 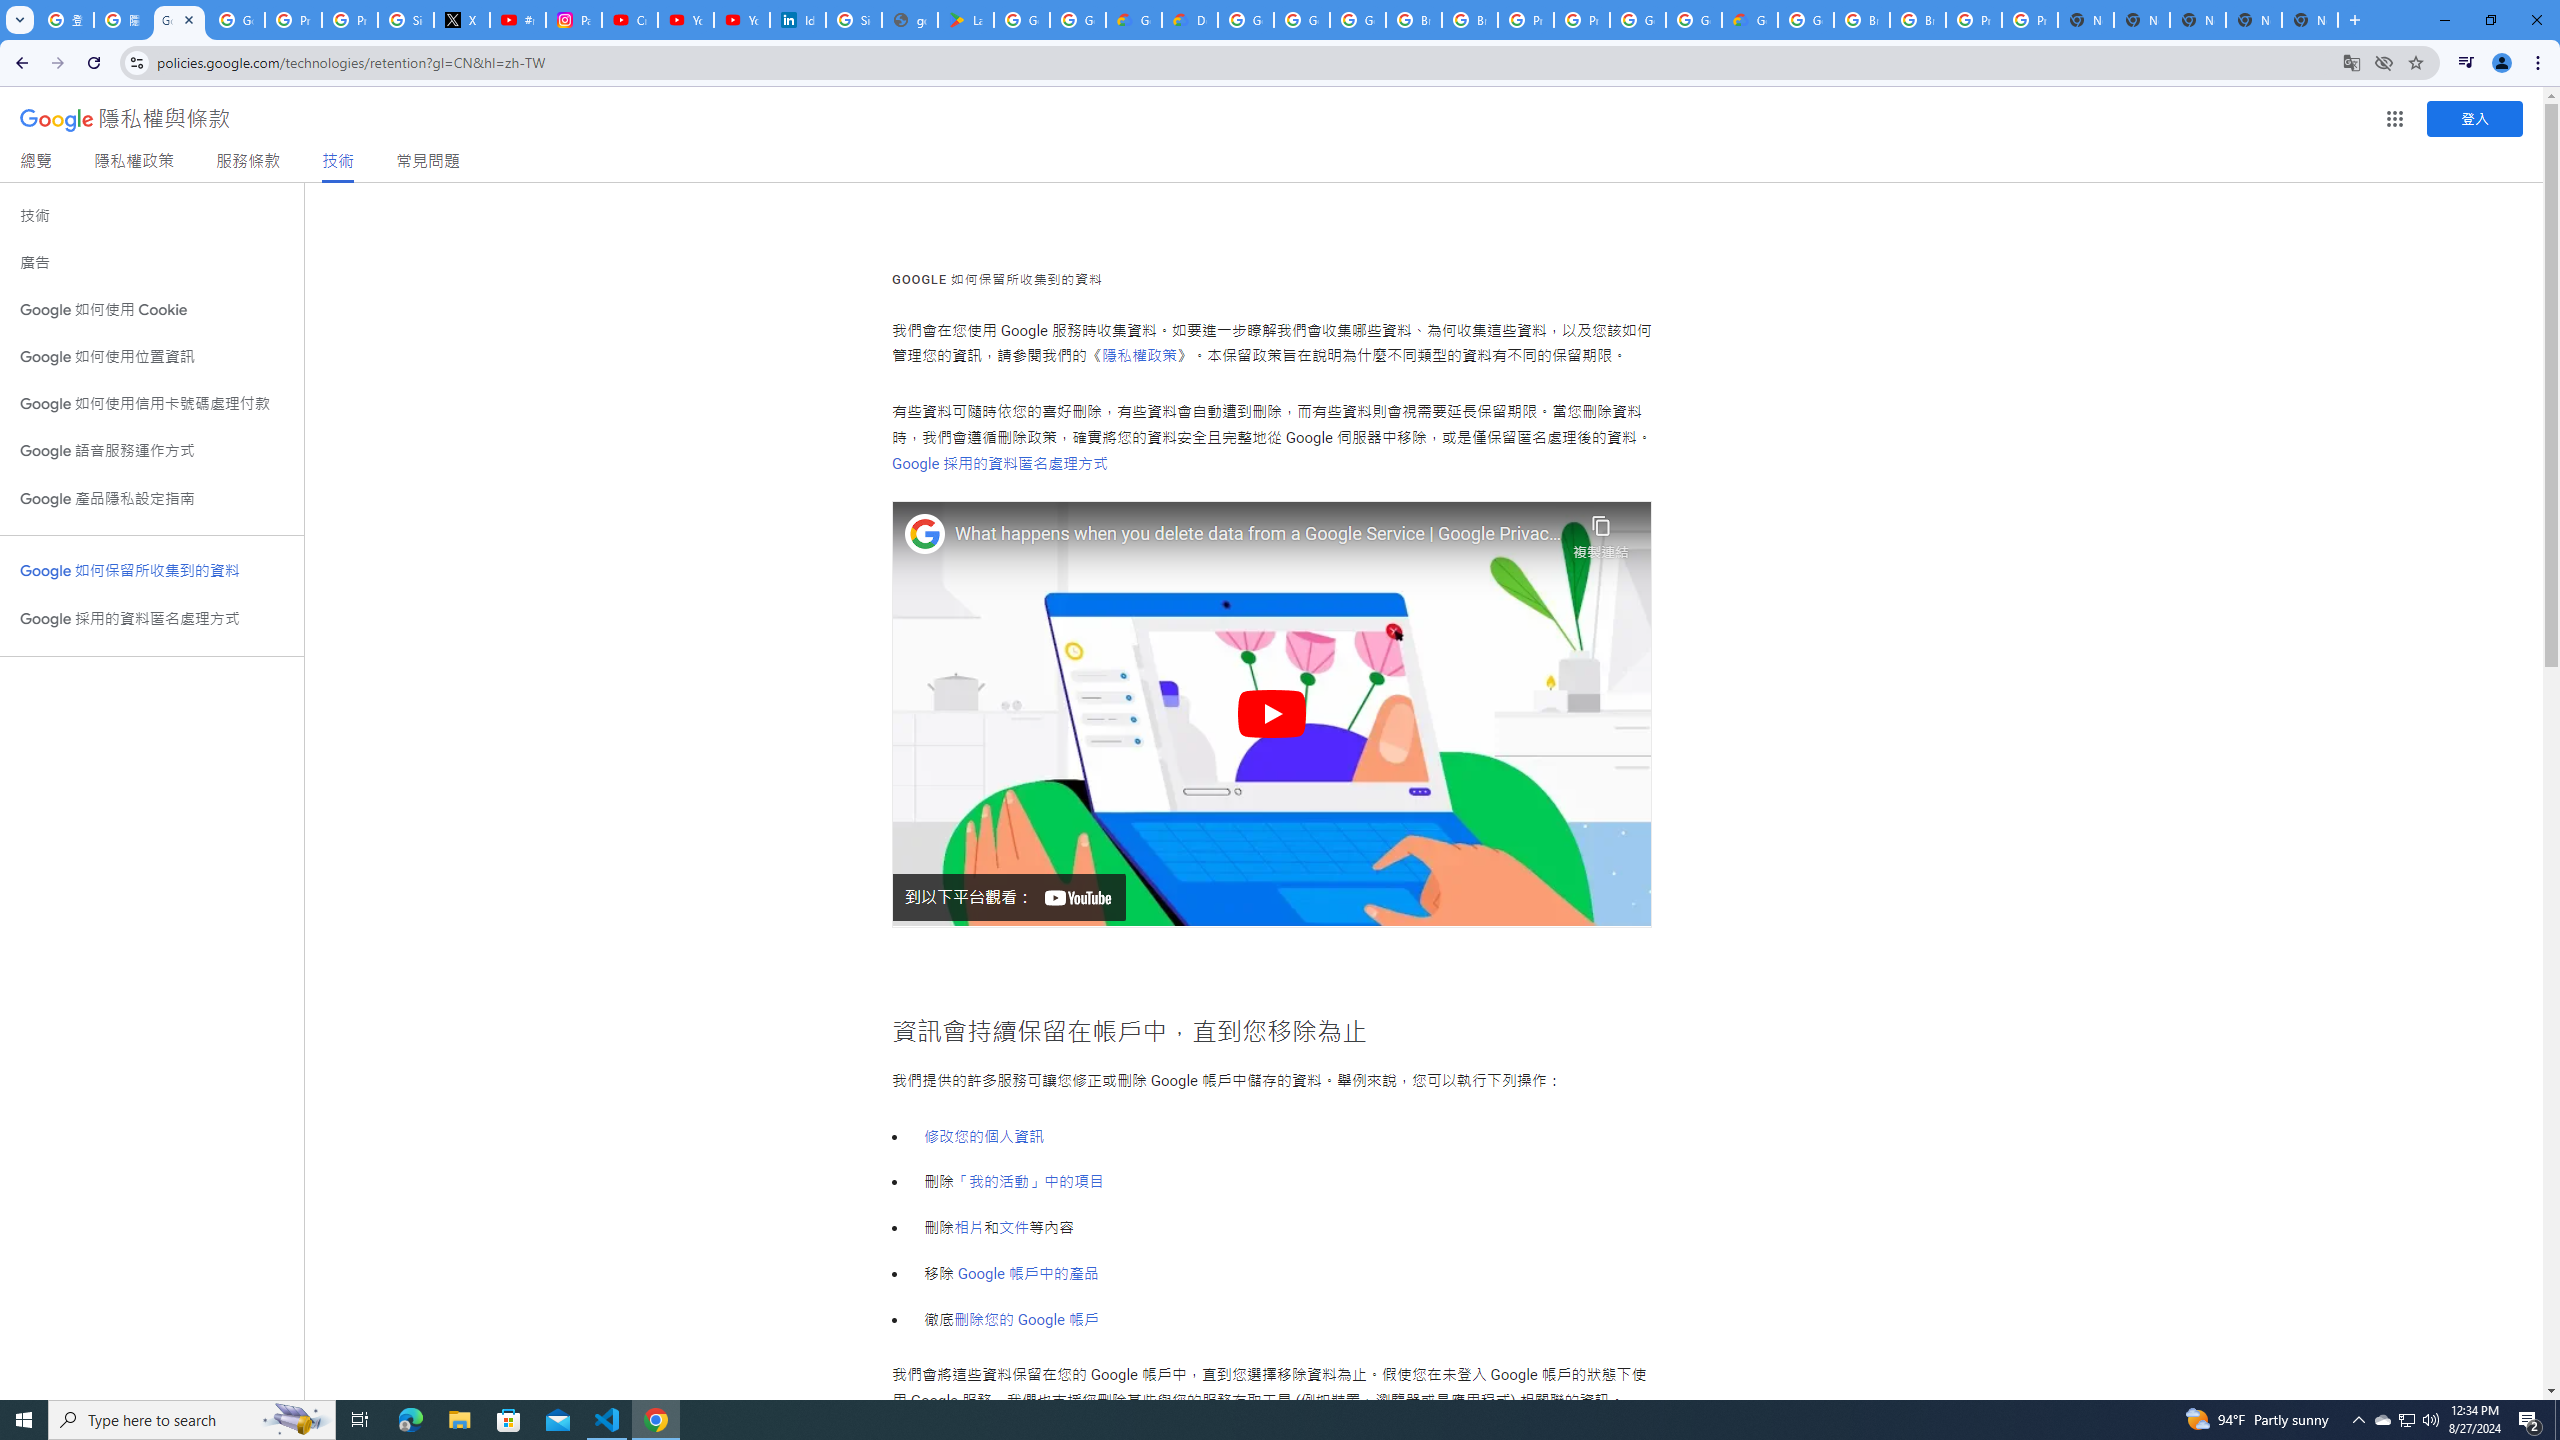 I want to click on 'Google Workspace - Specific Terms', so click(x=1079, y=19).